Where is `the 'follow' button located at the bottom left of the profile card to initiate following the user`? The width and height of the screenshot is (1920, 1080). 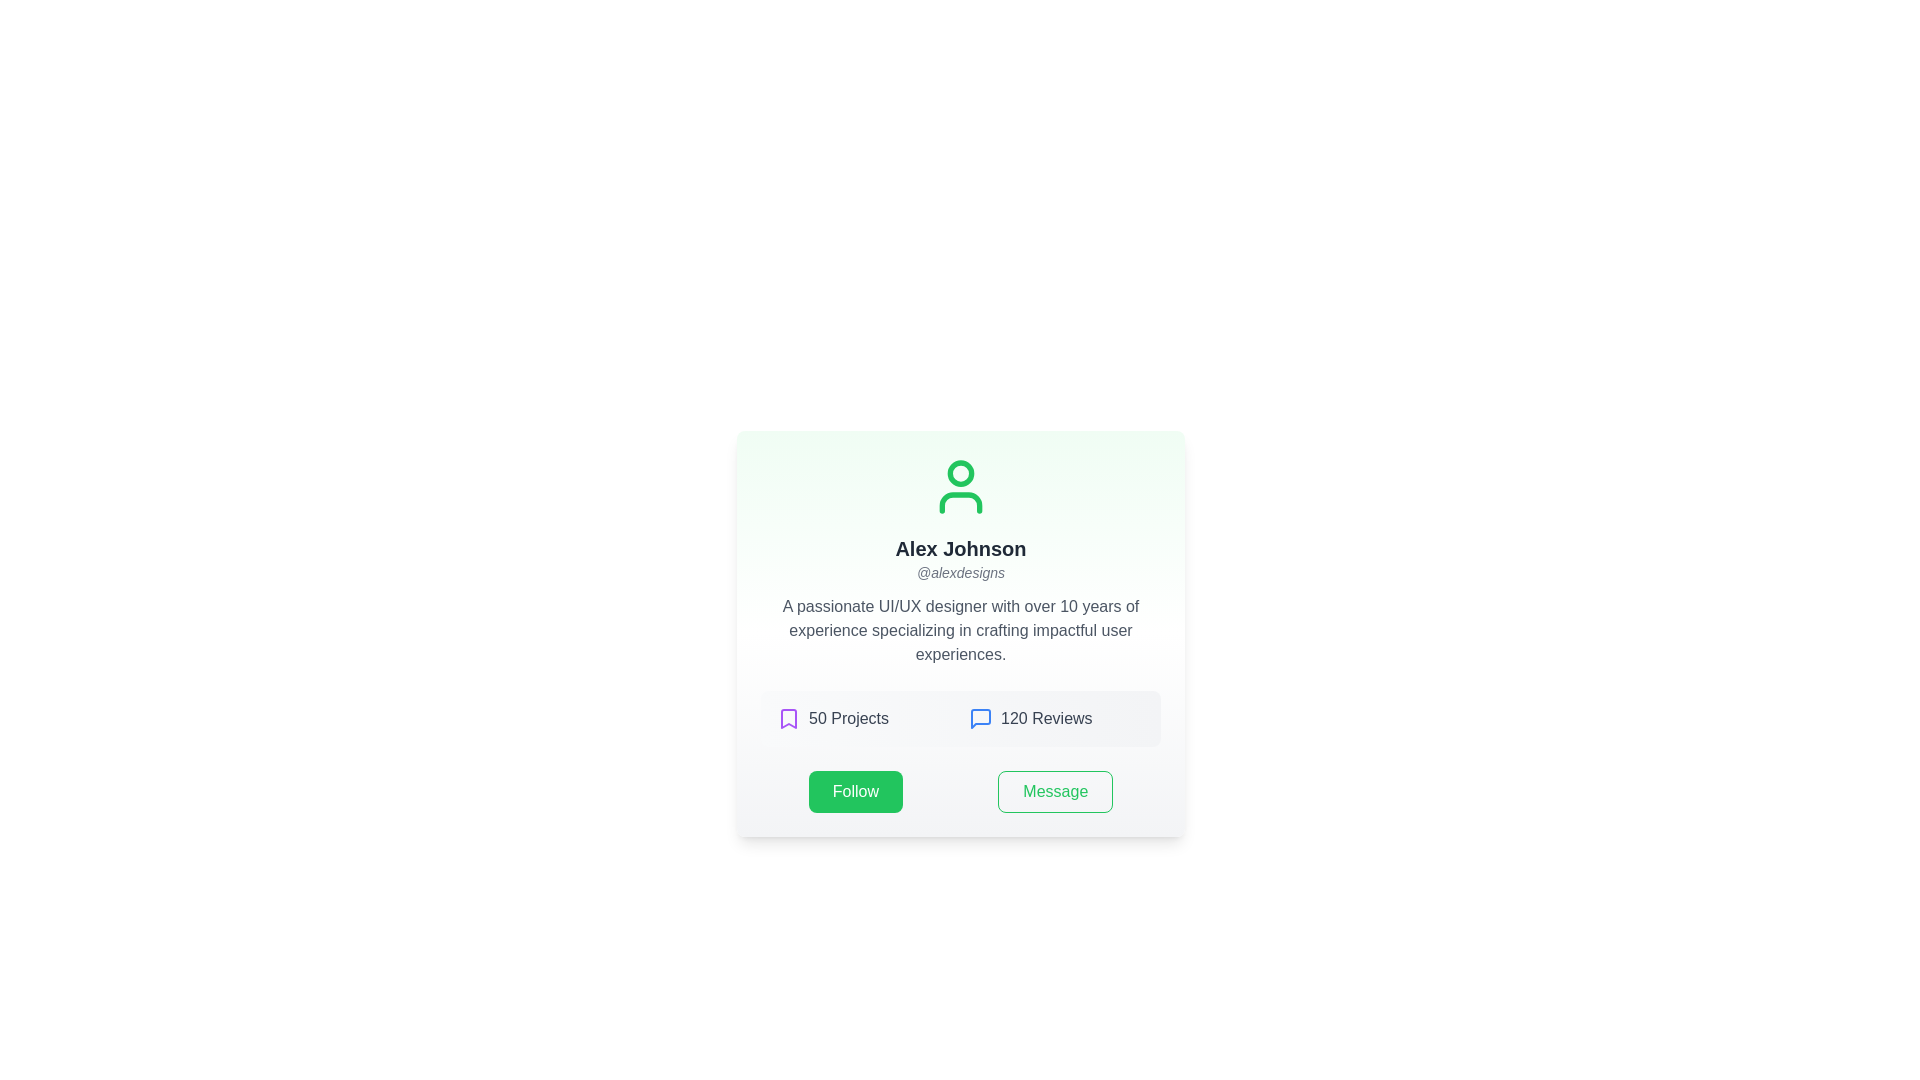 the 'follow' button located at the bottom left of the profile card to initiate following the user is located at coordinates (855, 790).